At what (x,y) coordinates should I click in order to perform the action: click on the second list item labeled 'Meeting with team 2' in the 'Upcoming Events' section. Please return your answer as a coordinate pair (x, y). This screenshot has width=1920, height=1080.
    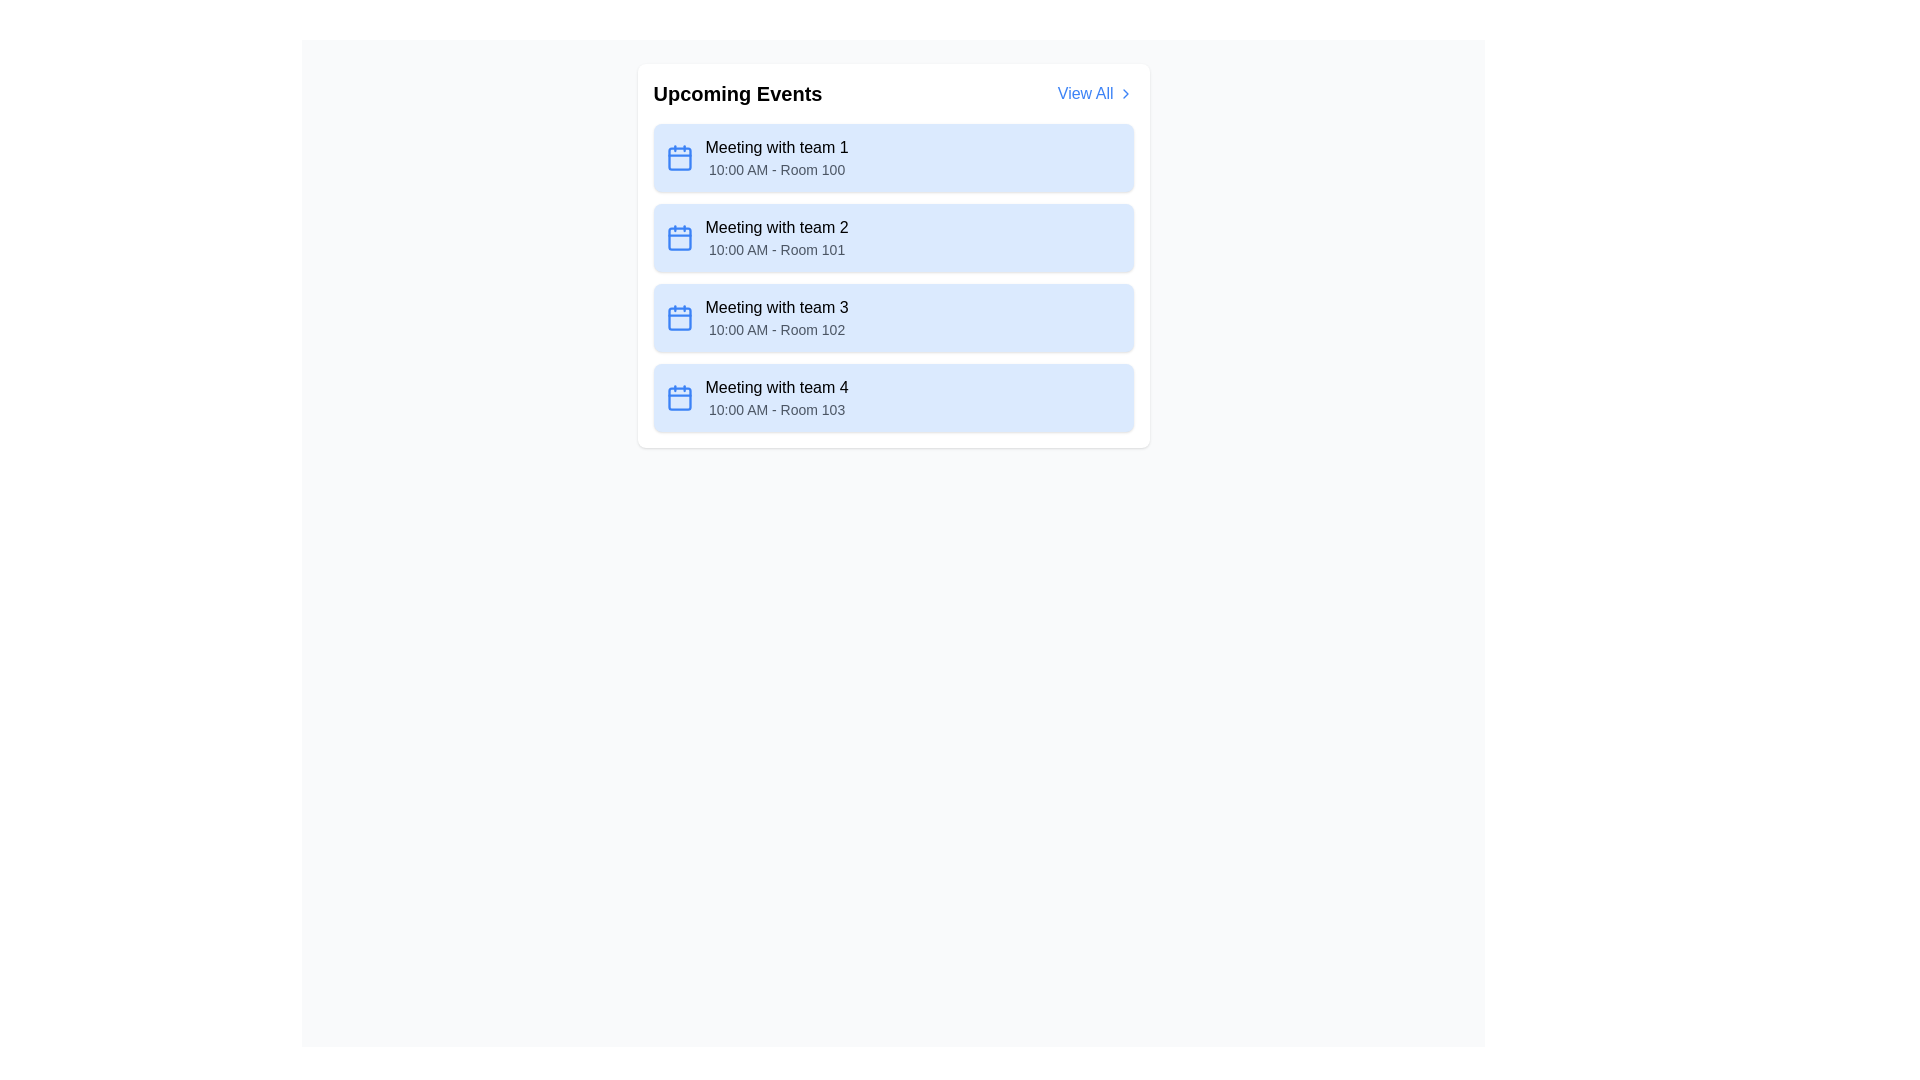
    Looking at the image, I should click on (892, 254).